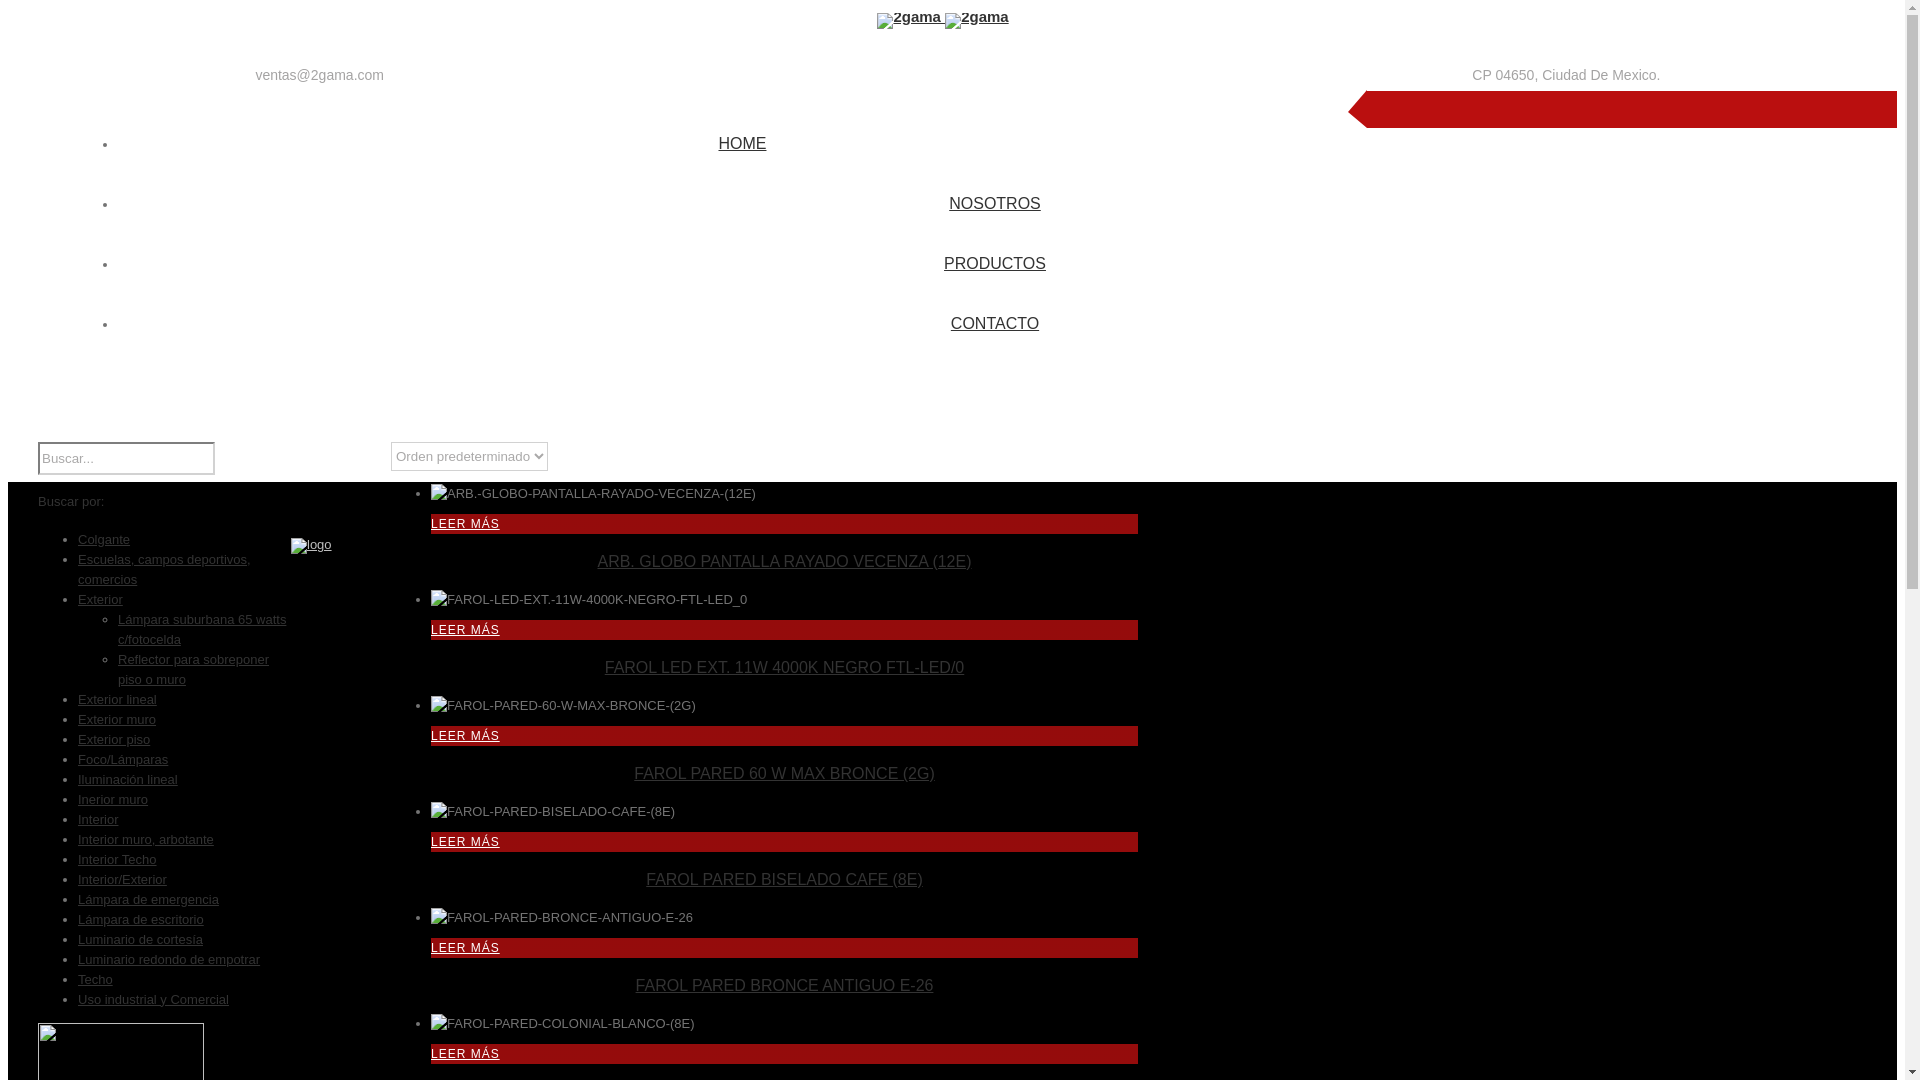 The image size is (1920, 1080). Describe the element at coordinates (112, 798) in the screenshot. I see `'Inerior muro'` at that location.